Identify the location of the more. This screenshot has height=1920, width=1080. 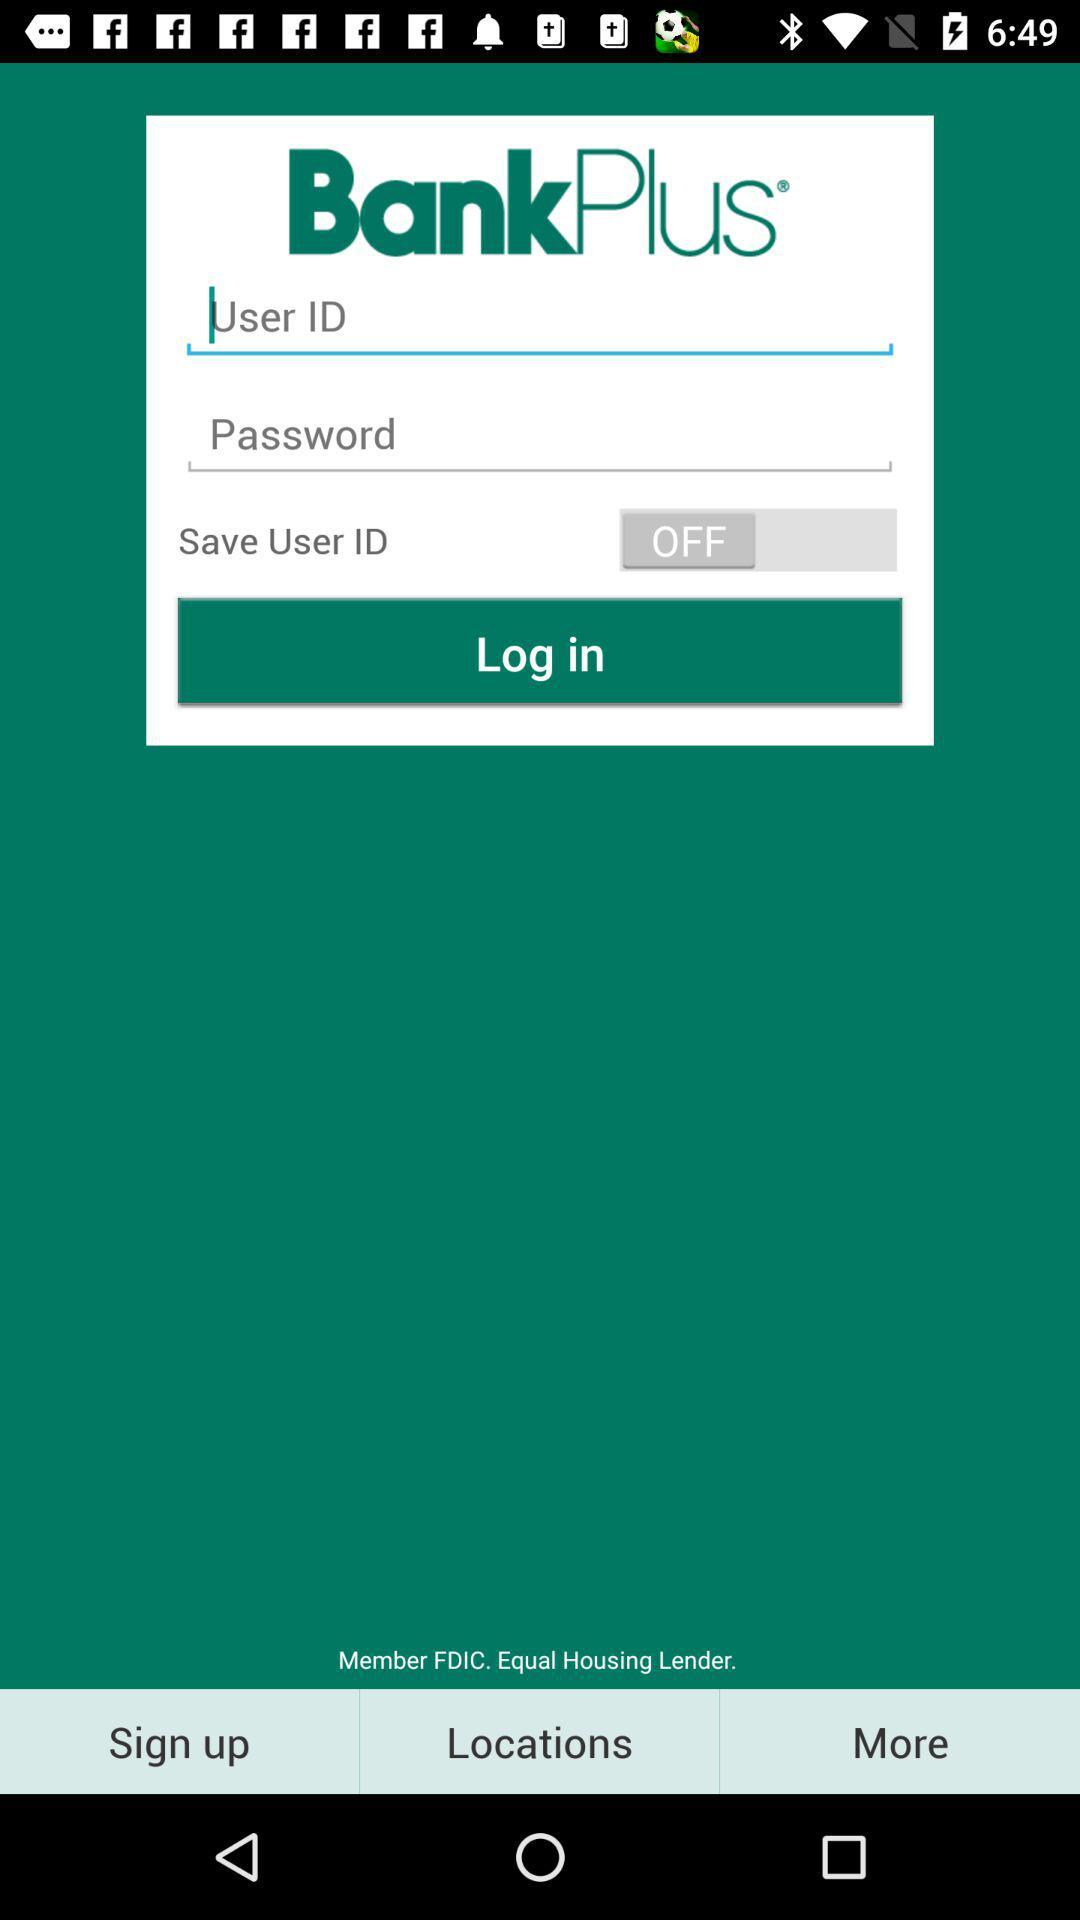
(898, 1740).